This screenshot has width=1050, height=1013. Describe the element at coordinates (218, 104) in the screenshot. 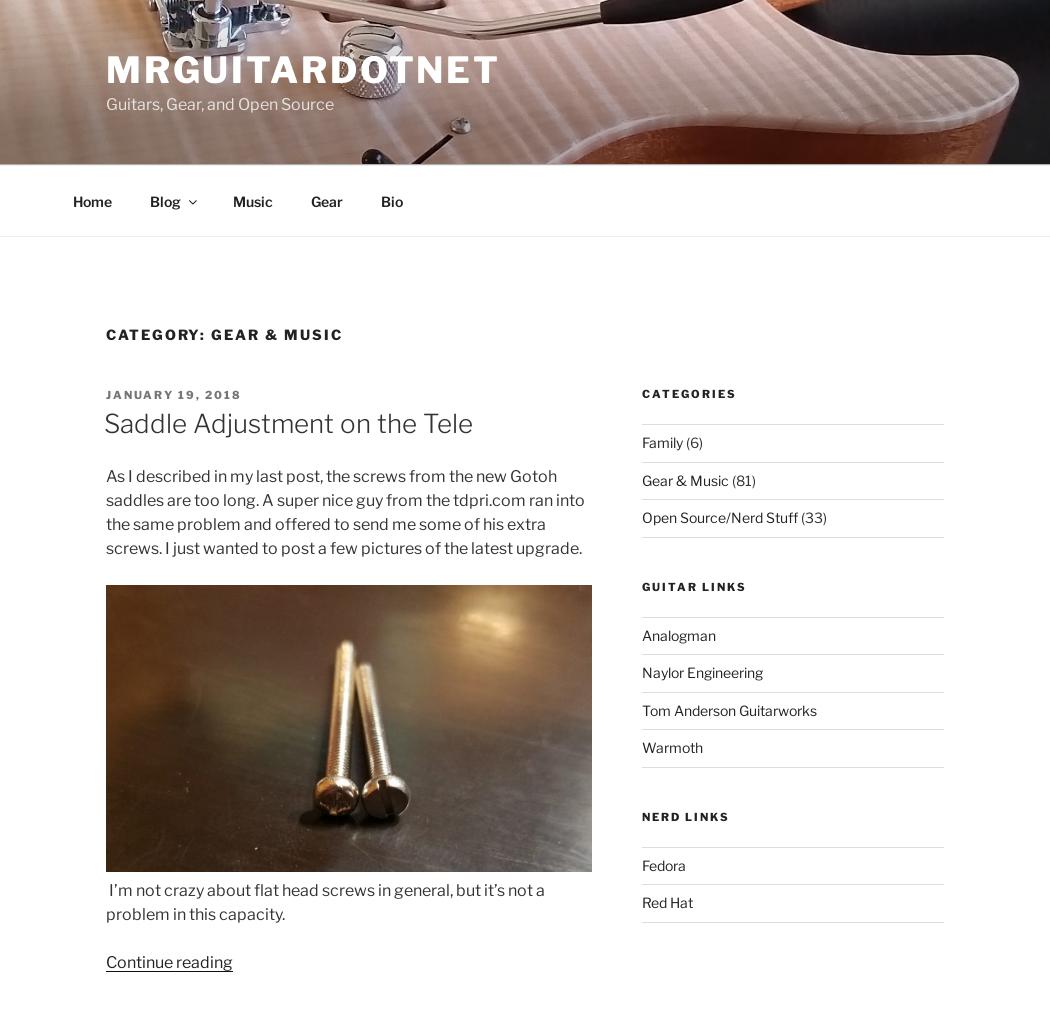

I see `'Guitars, Gear, and Open Source'` at that location.